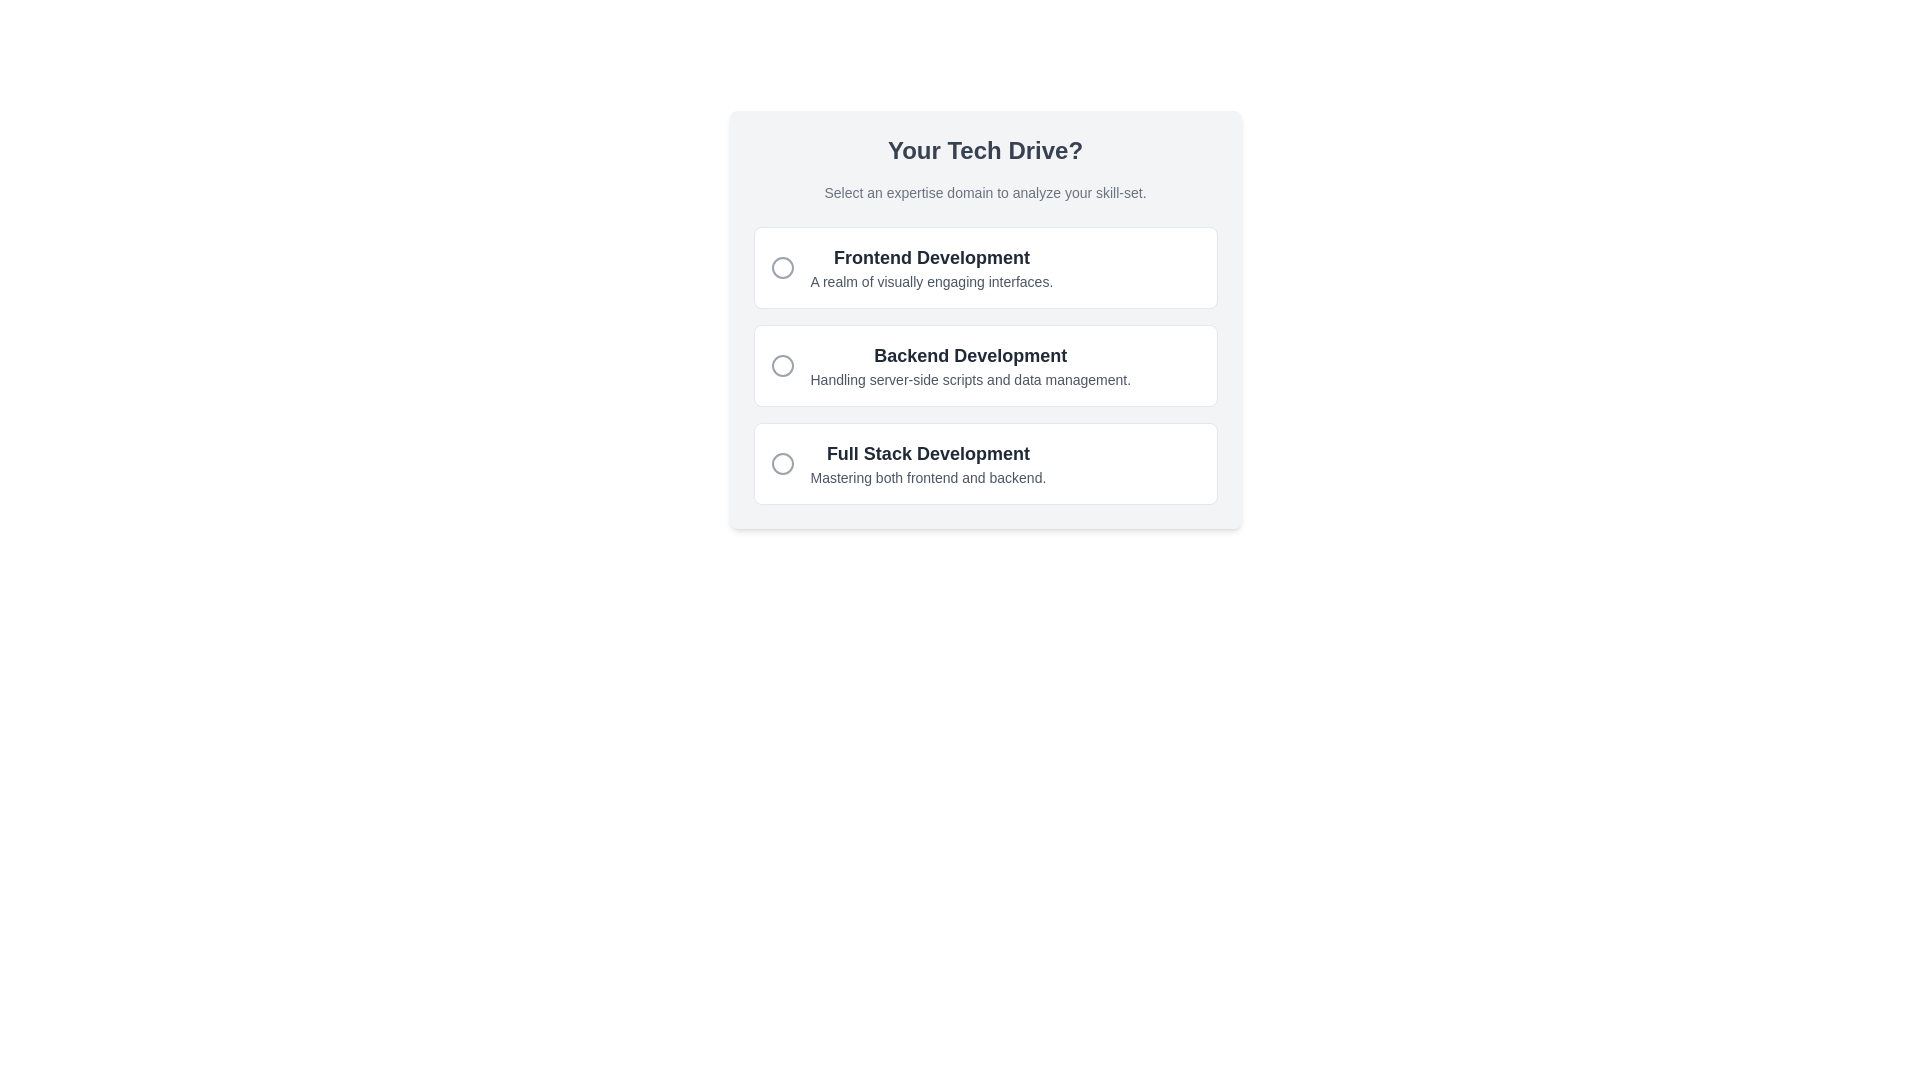  I want to click on the textual informational block titled 'Backend Development' to trigger stylistic changes or tooltips, so click(970, 366).